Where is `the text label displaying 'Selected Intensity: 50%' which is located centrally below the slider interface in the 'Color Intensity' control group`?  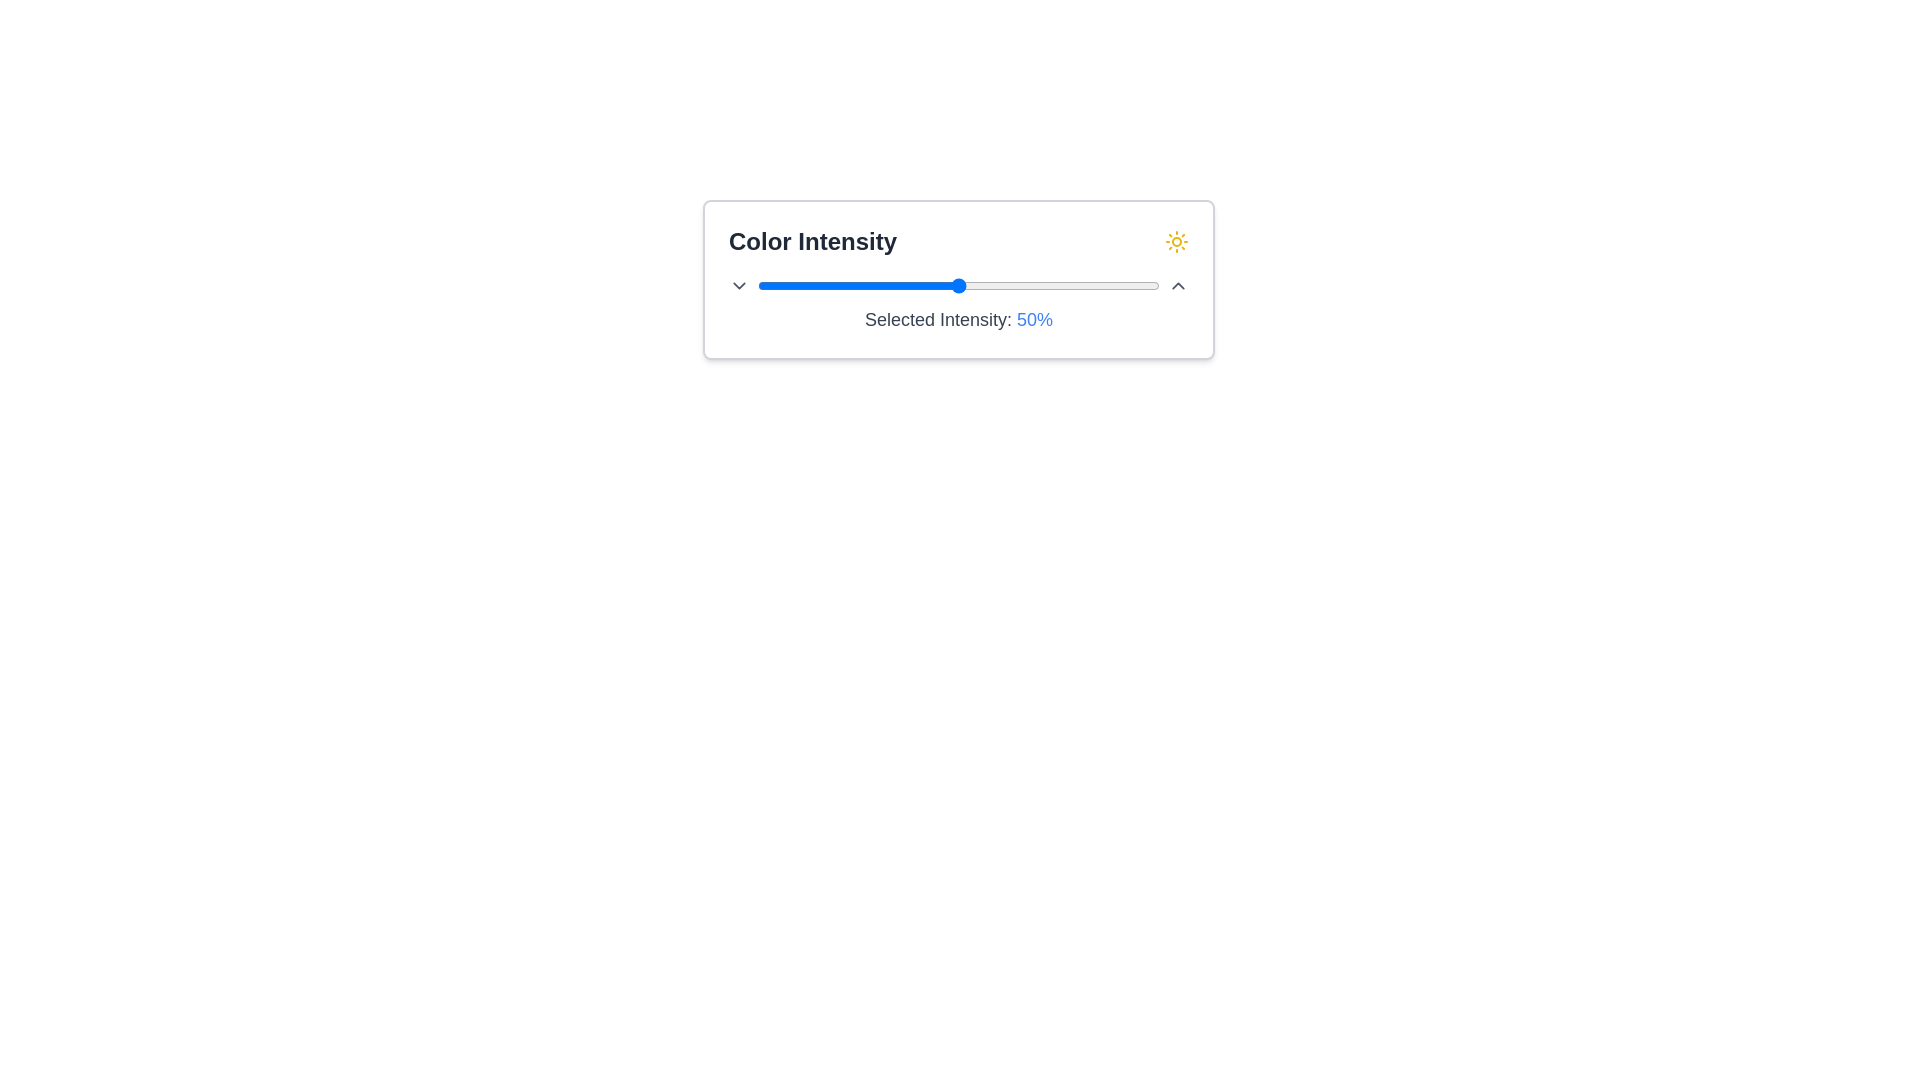 the text label displaying 'Selected Intensity: 50%' which is located centrally below the slider interface in the 'Color Intensity' control group is located at coordinates (958, 319).